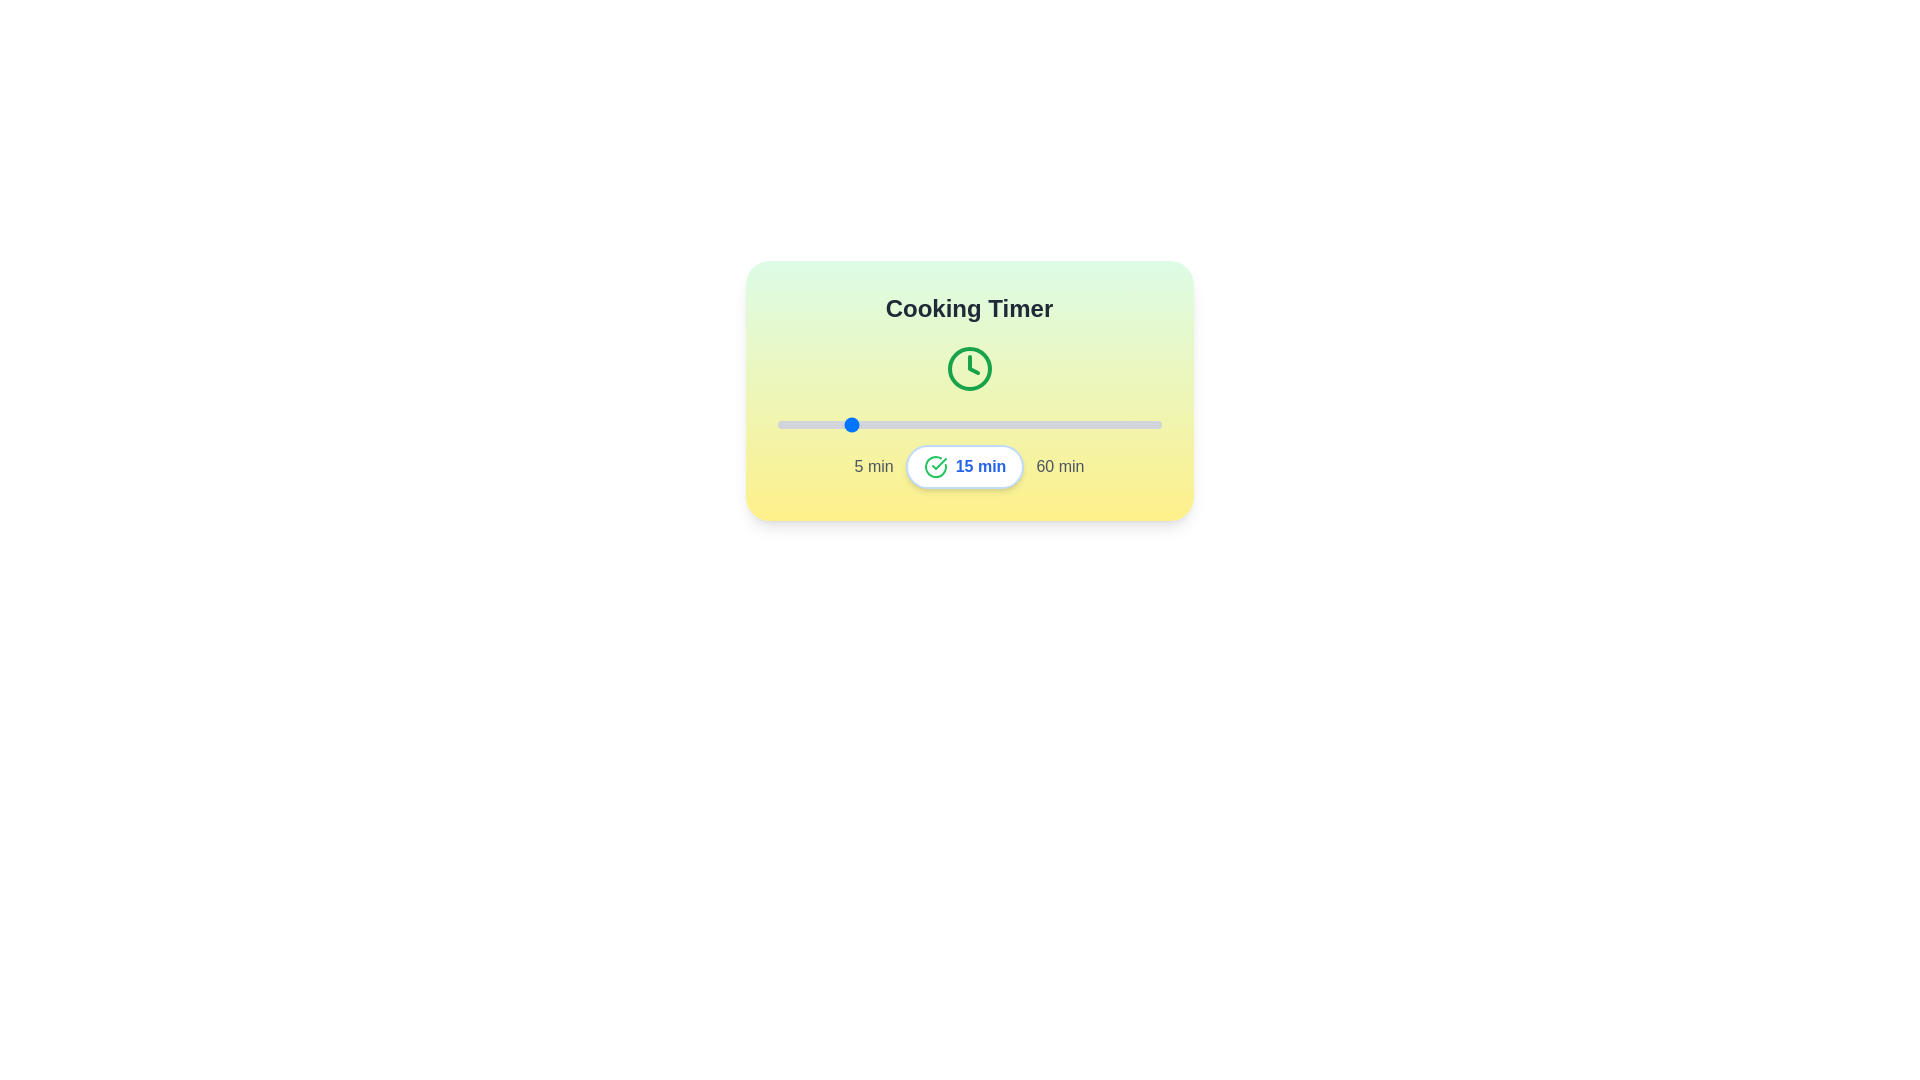 Image resolution: width=1920 pixels, height=1080 pixels. What do you see at coordinates (981, 466) in the screenshot?
I see `information conveyed by the text label displaying '15 min' with a bold blue font, which is positioned to the right of a green tick icon on a rounded rectangular white background` at bounding box center [981, 466].